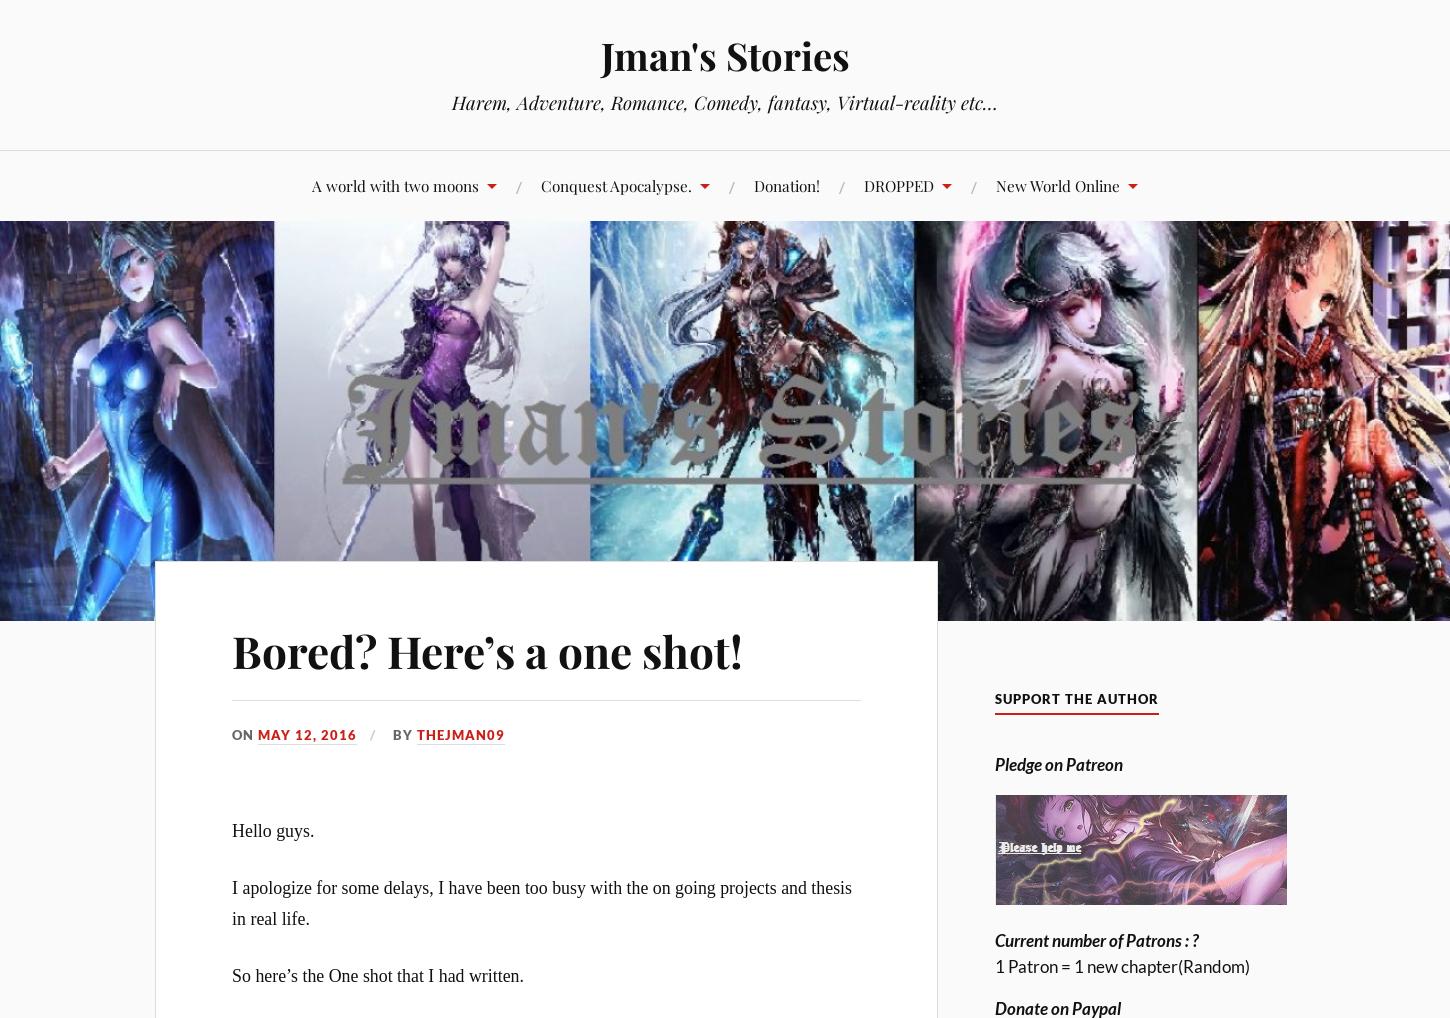 The width and height of the screenshot is (1450, 1018). Describe the element at coordinates (312, 184) in the screenshot. I see `'A world with two moons'` at that location.